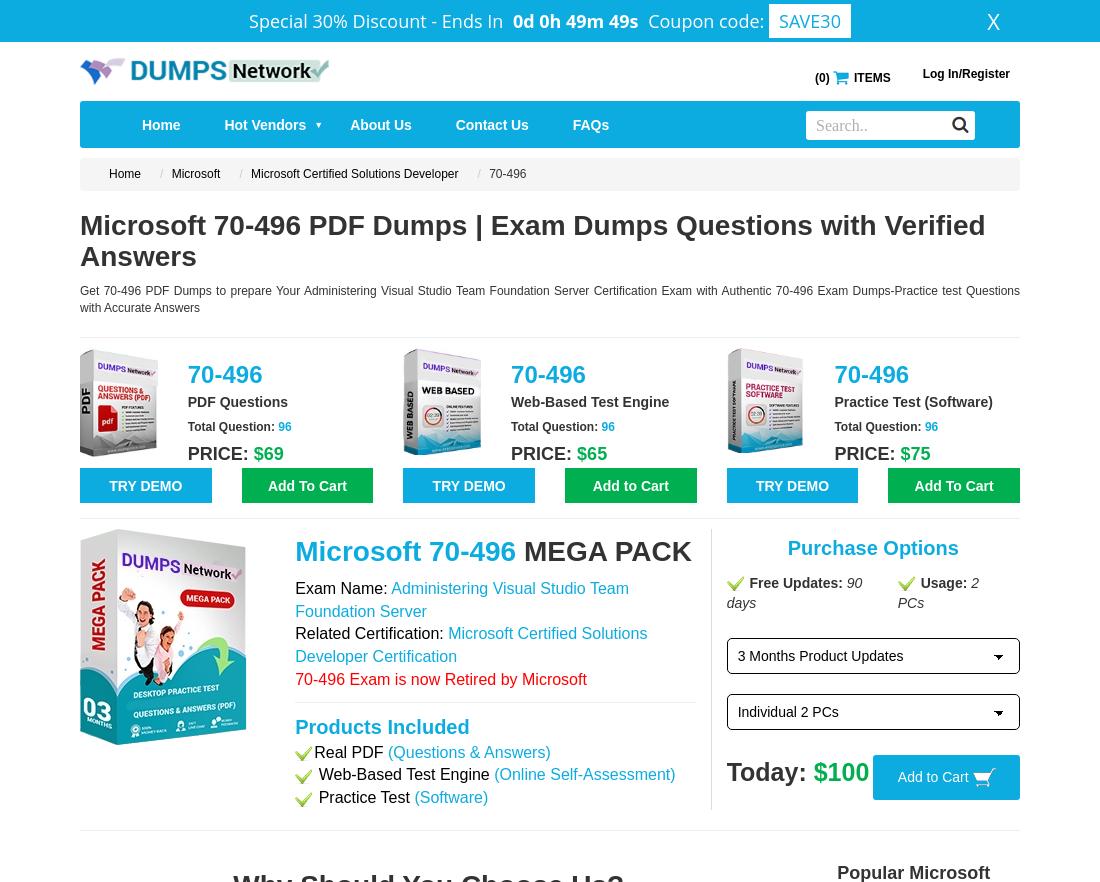 This screenshot has height=882, width=1100. Describe the element at coordinates (821, 77) in the screenshot. I see `'0'` at that location.